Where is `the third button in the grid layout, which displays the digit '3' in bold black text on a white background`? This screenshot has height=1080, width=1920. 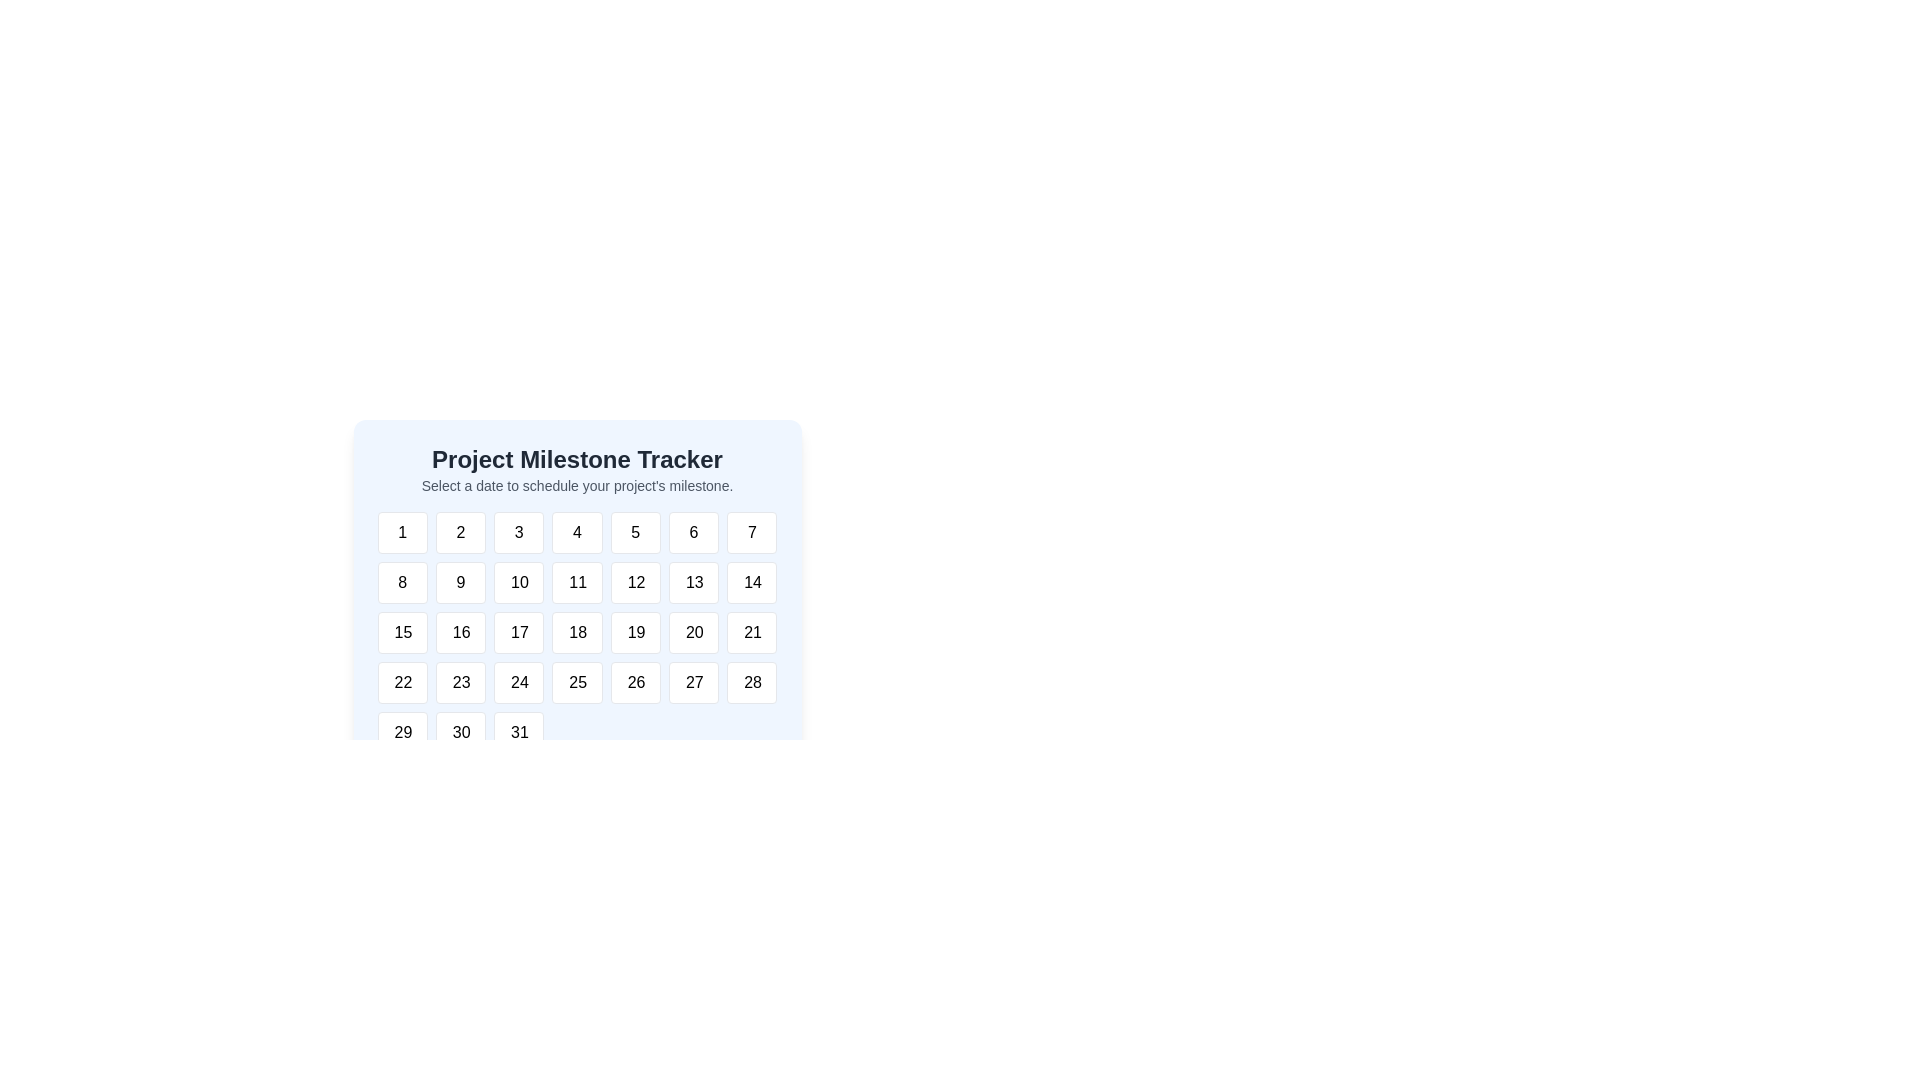
the third button in the grid layout, which displays the digit '3' in bold black text on a white background is located at coordinates (519, 531).